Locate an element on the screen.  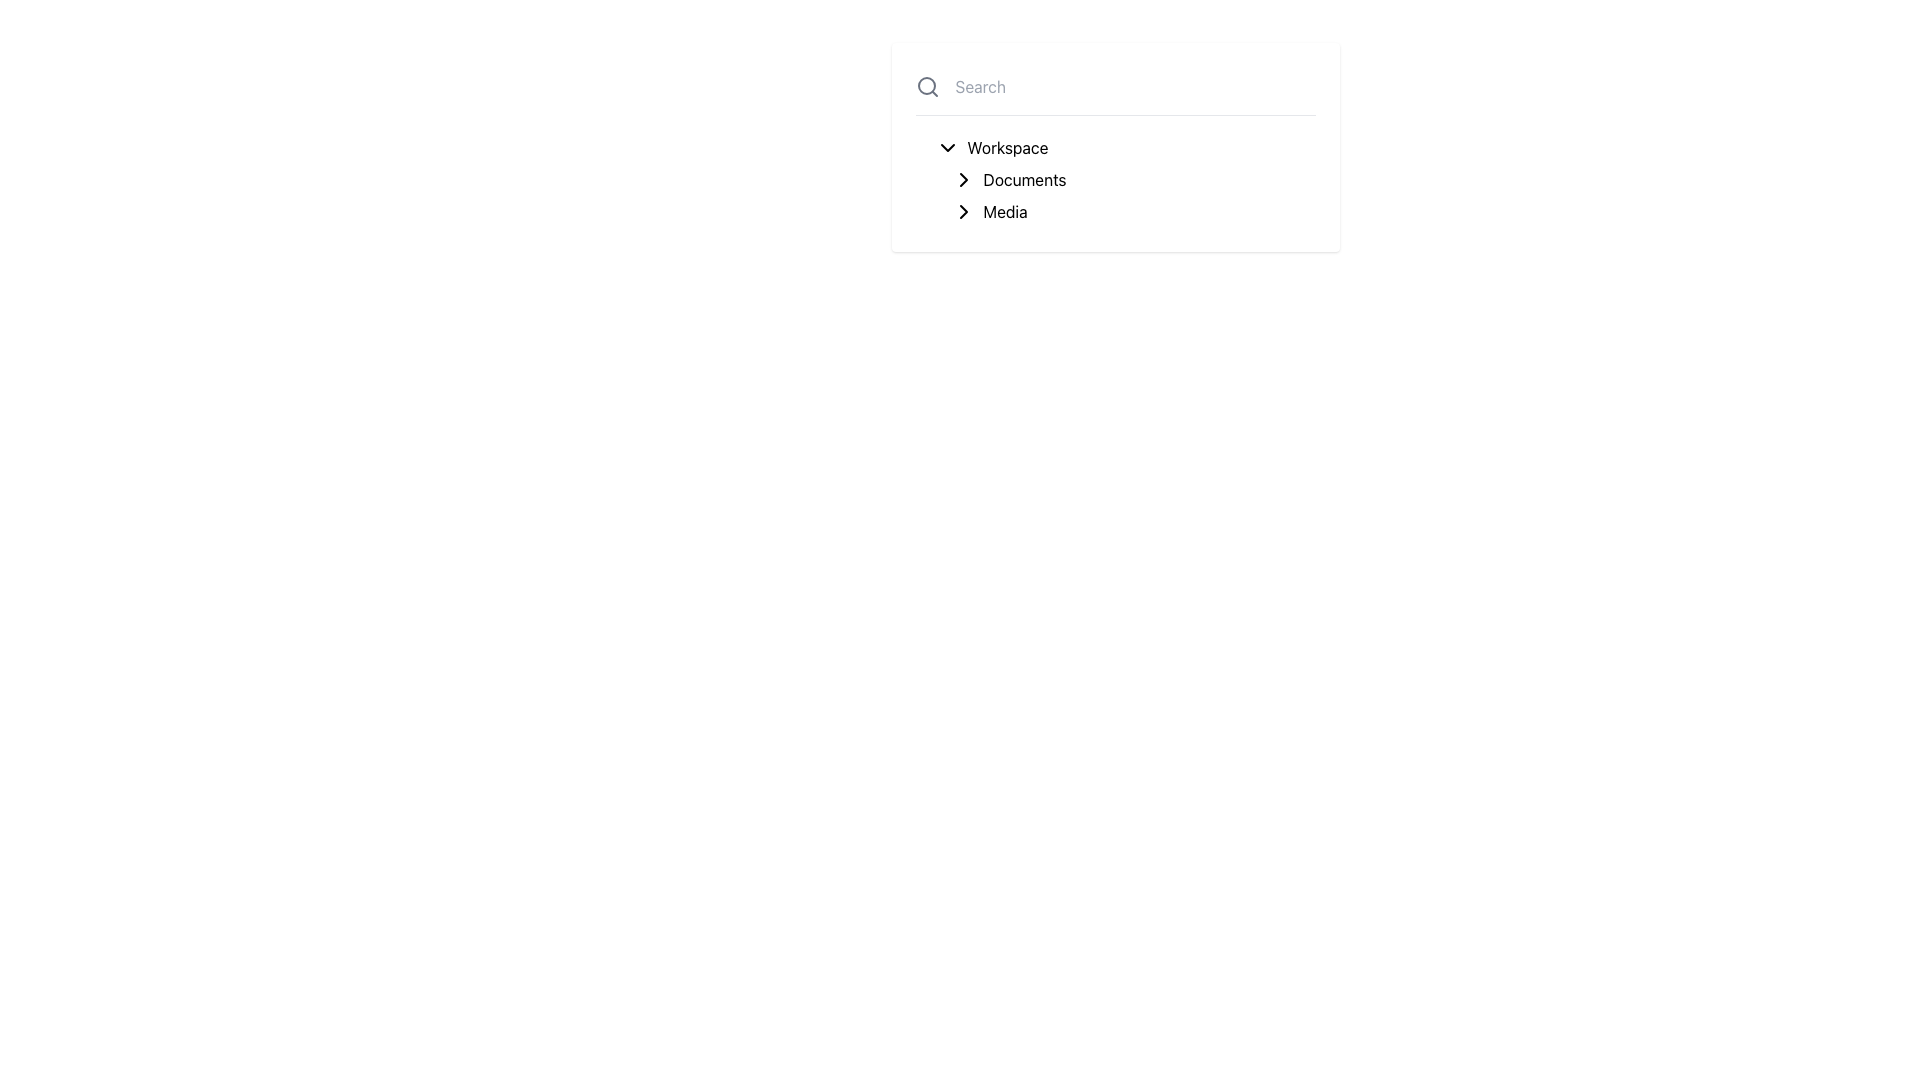
the Chevron Right icon is located at coordinates (963, 180).